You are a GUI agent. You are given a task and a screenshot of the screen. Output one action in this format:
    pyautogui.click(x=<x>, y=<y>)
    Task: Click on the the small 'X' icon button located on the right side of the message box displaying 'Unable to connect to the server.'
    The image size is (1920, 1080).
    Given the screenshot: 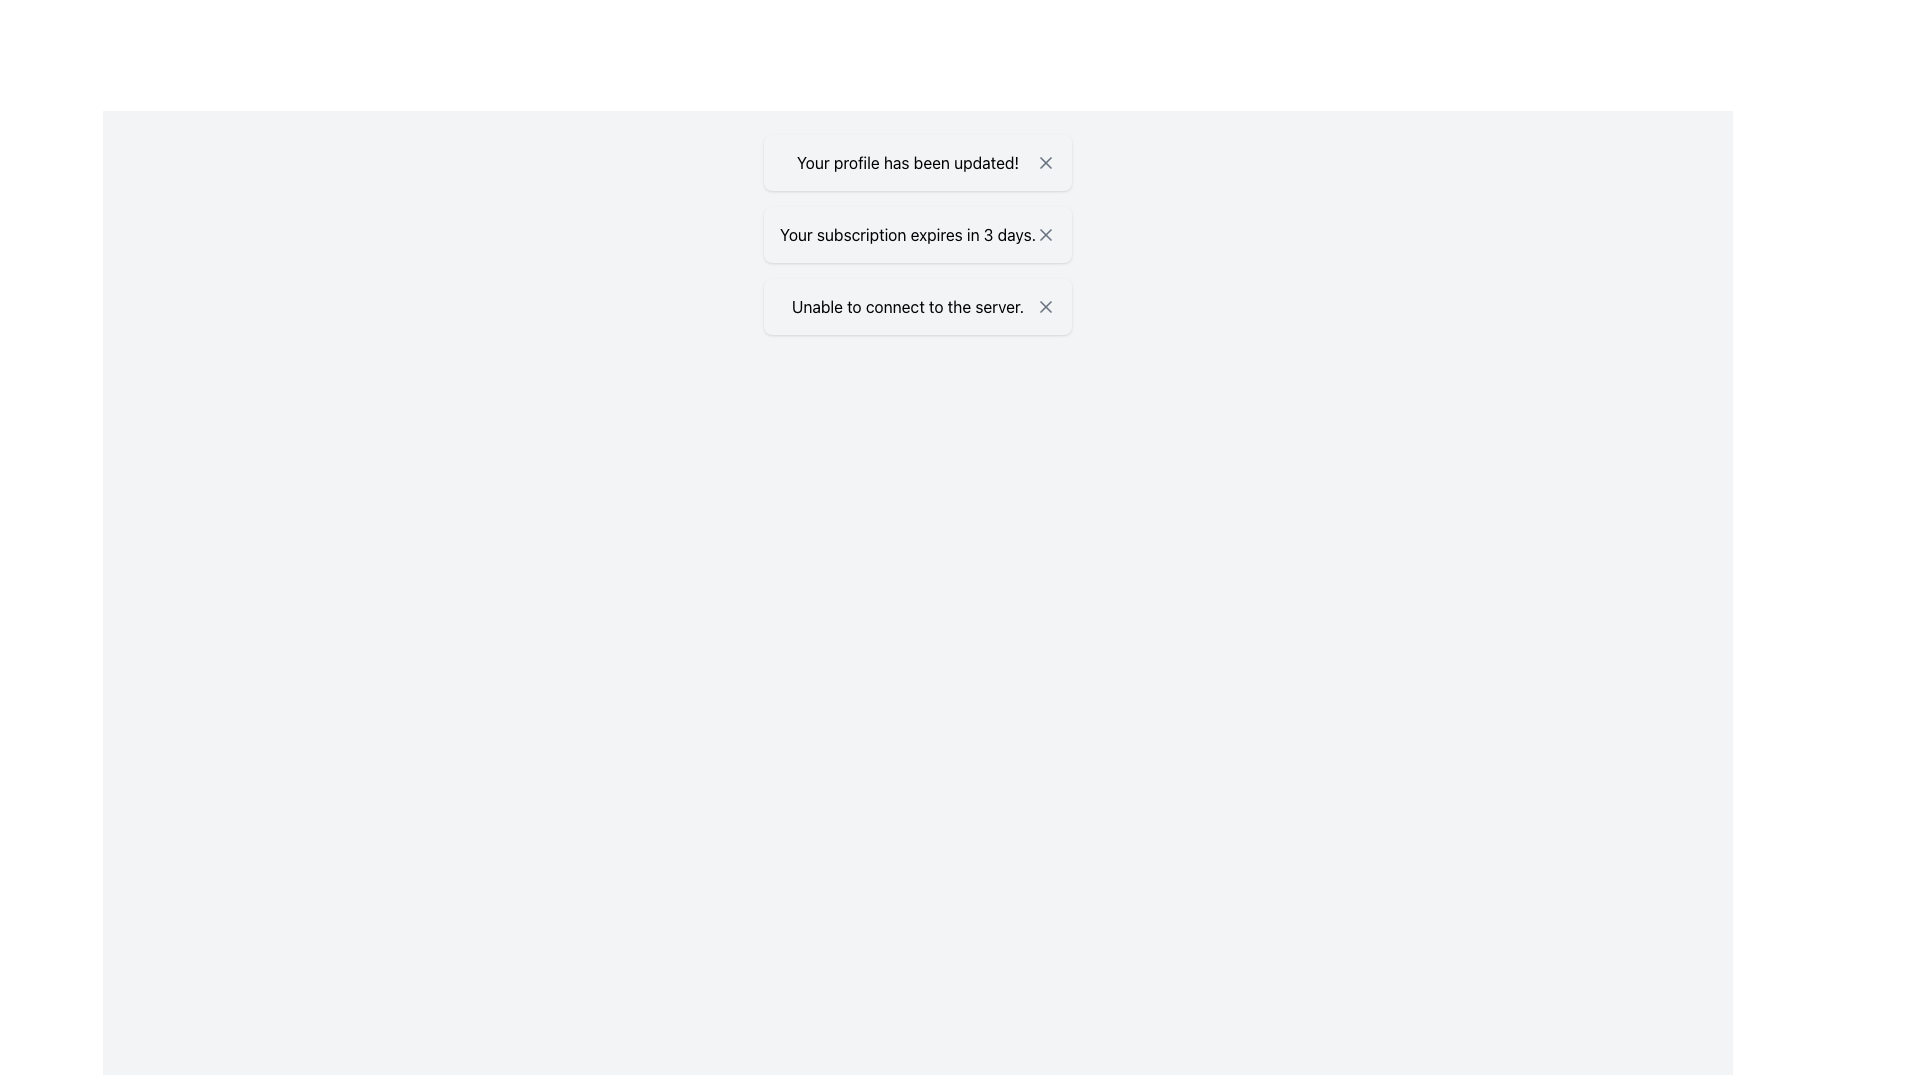 What is the action you would take?
    pyautogui.click(x=1045, y=307)
    